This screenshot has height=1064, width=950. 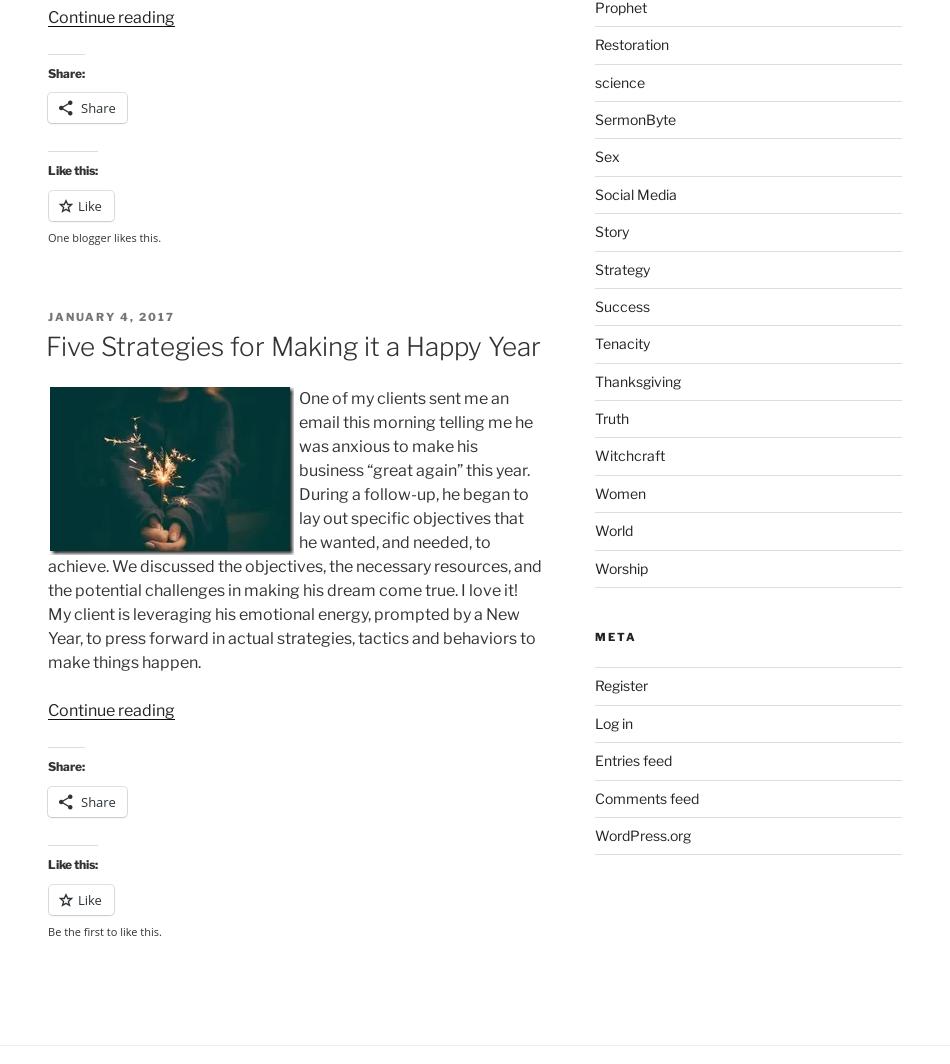 I want to click on 'Comments feed', so click(x=646, y=797).